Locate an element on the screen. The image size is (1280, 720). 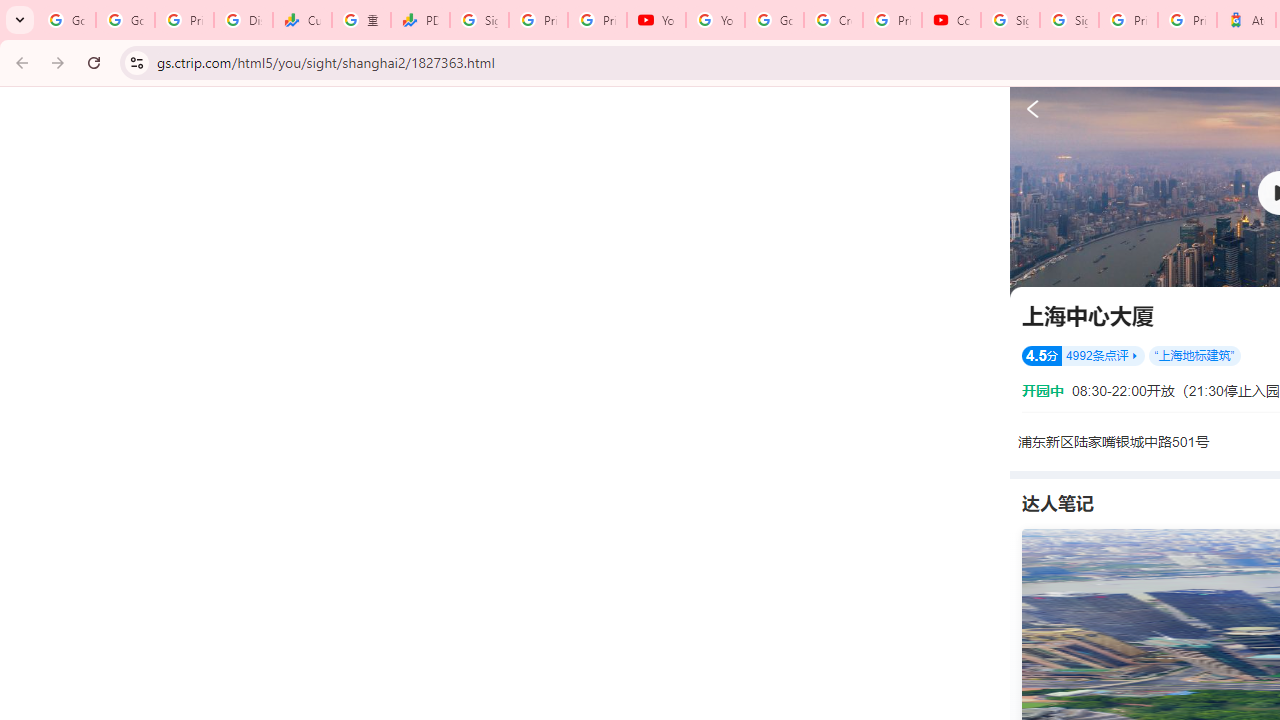
'YouTube' is located at coordinates (656, 20).